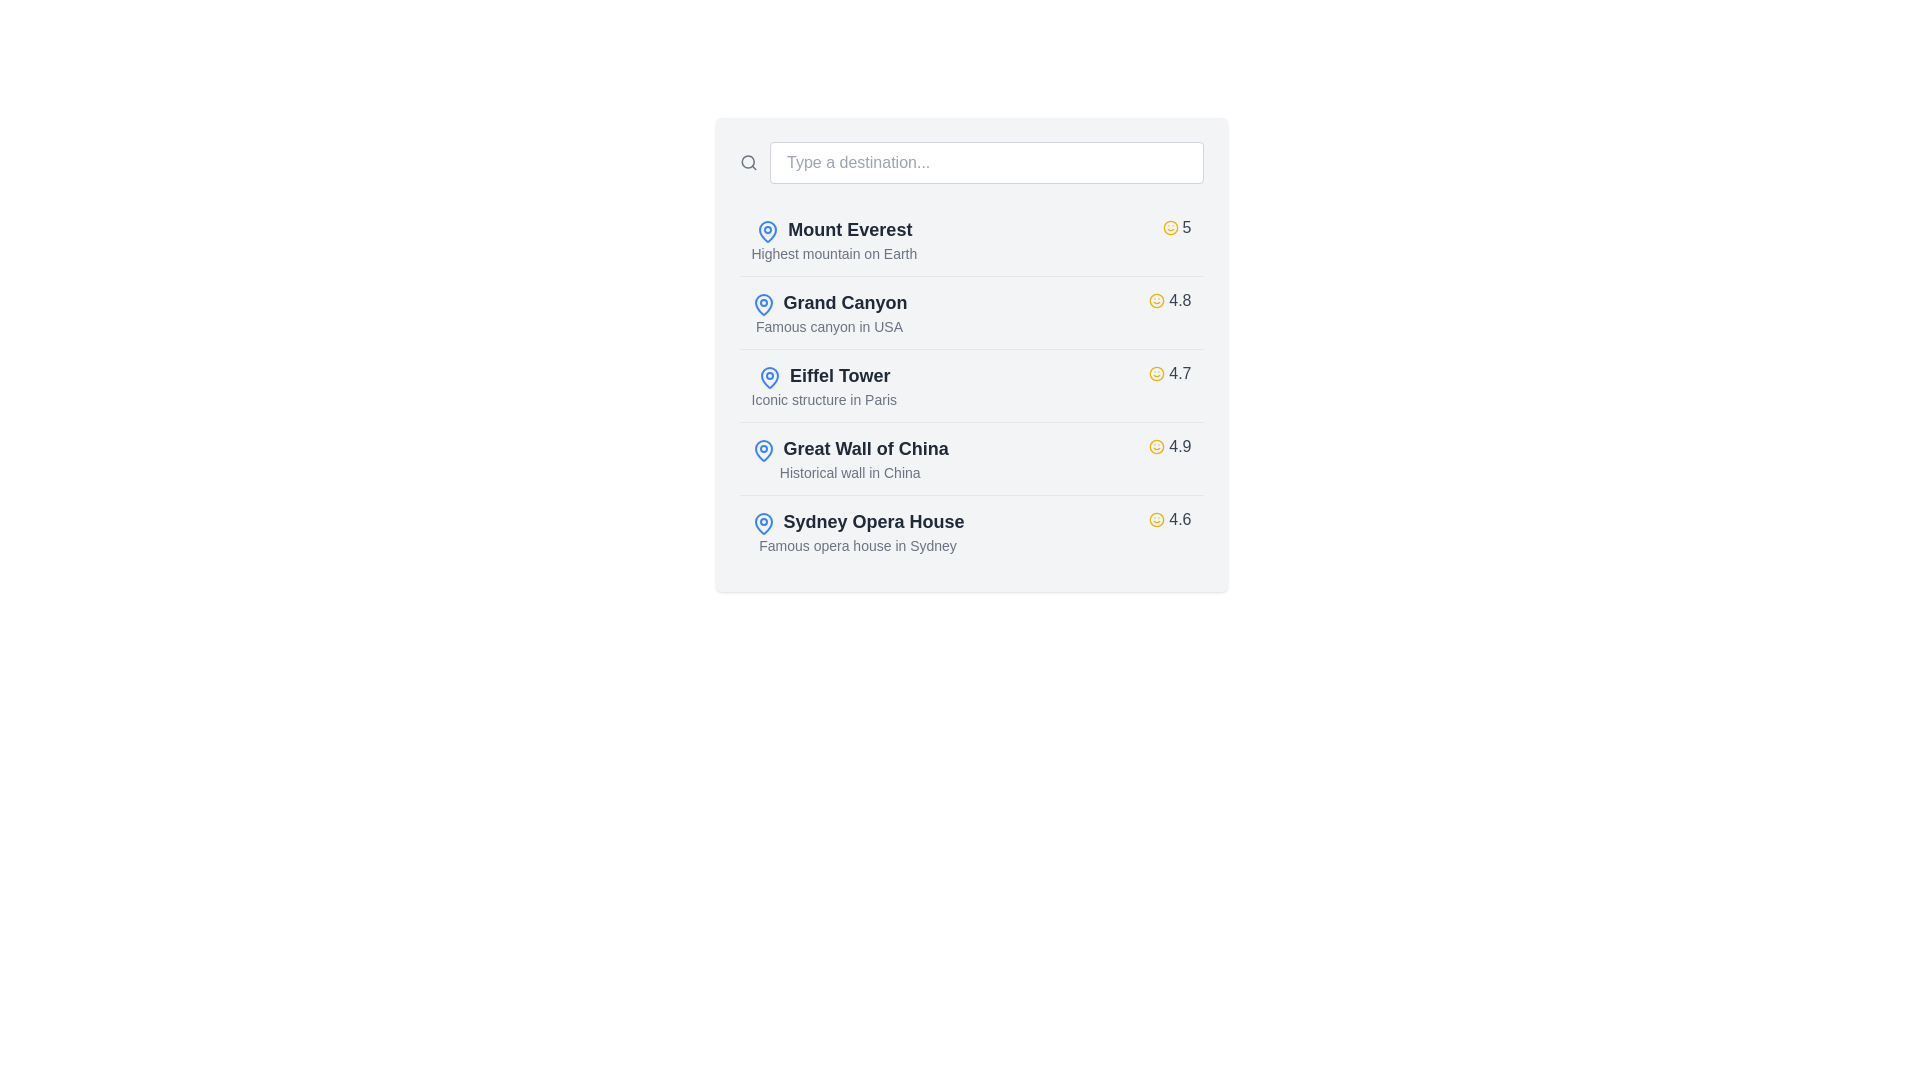 The width and height of the screenshot is (1920, 1080). What do you see at coordinates (1157, 446) in the screenshot?
I see `the rating icon representing a score of 4.9, located to the right of the fifth item's title and description text on the main interface` at bounding box center [1157, 446].